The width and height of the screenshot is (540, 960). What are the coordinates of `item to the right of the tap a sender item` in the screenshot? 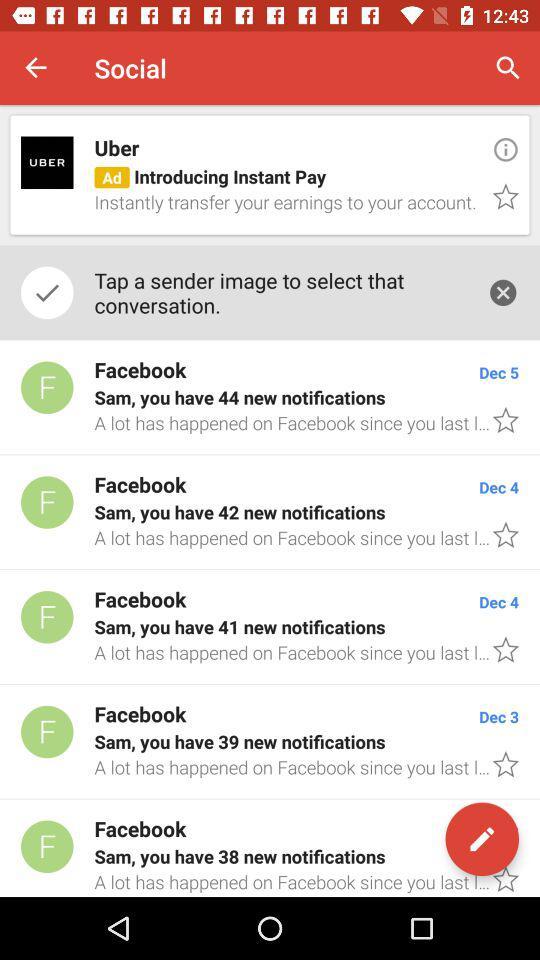 It's located at (502, 291).